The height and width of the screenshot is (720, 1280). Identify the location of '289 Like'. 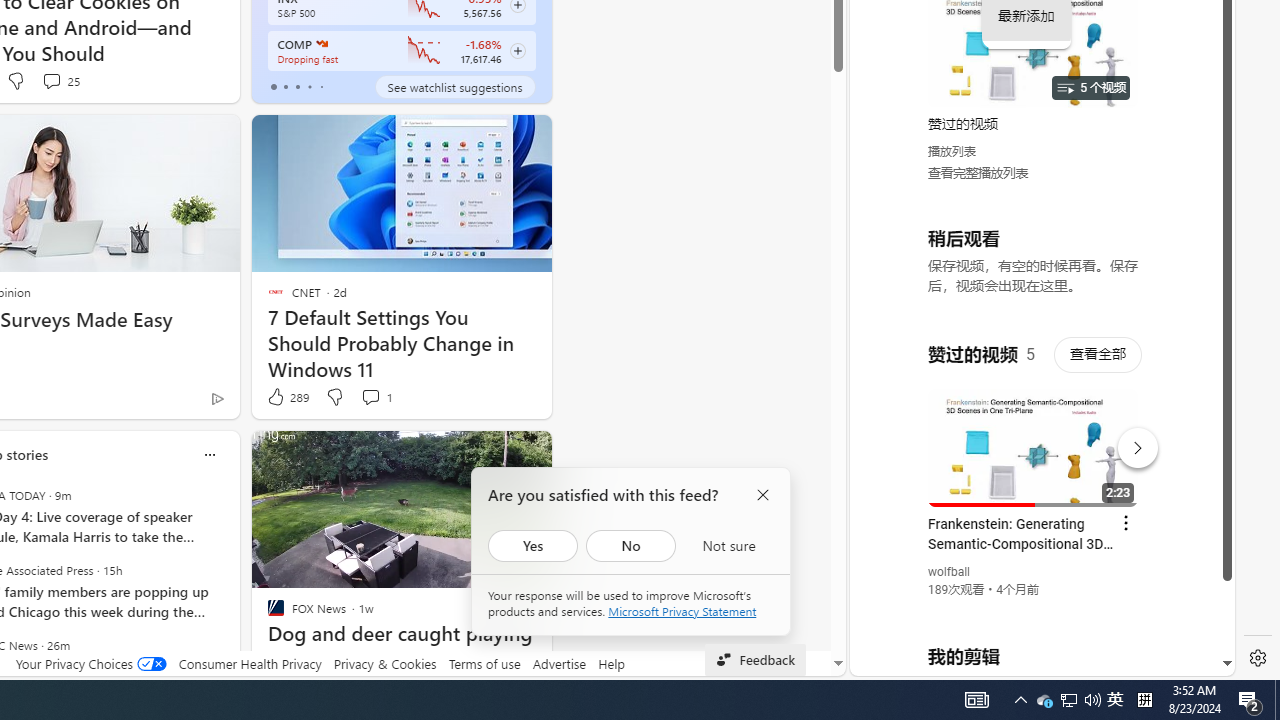
(286, 397).